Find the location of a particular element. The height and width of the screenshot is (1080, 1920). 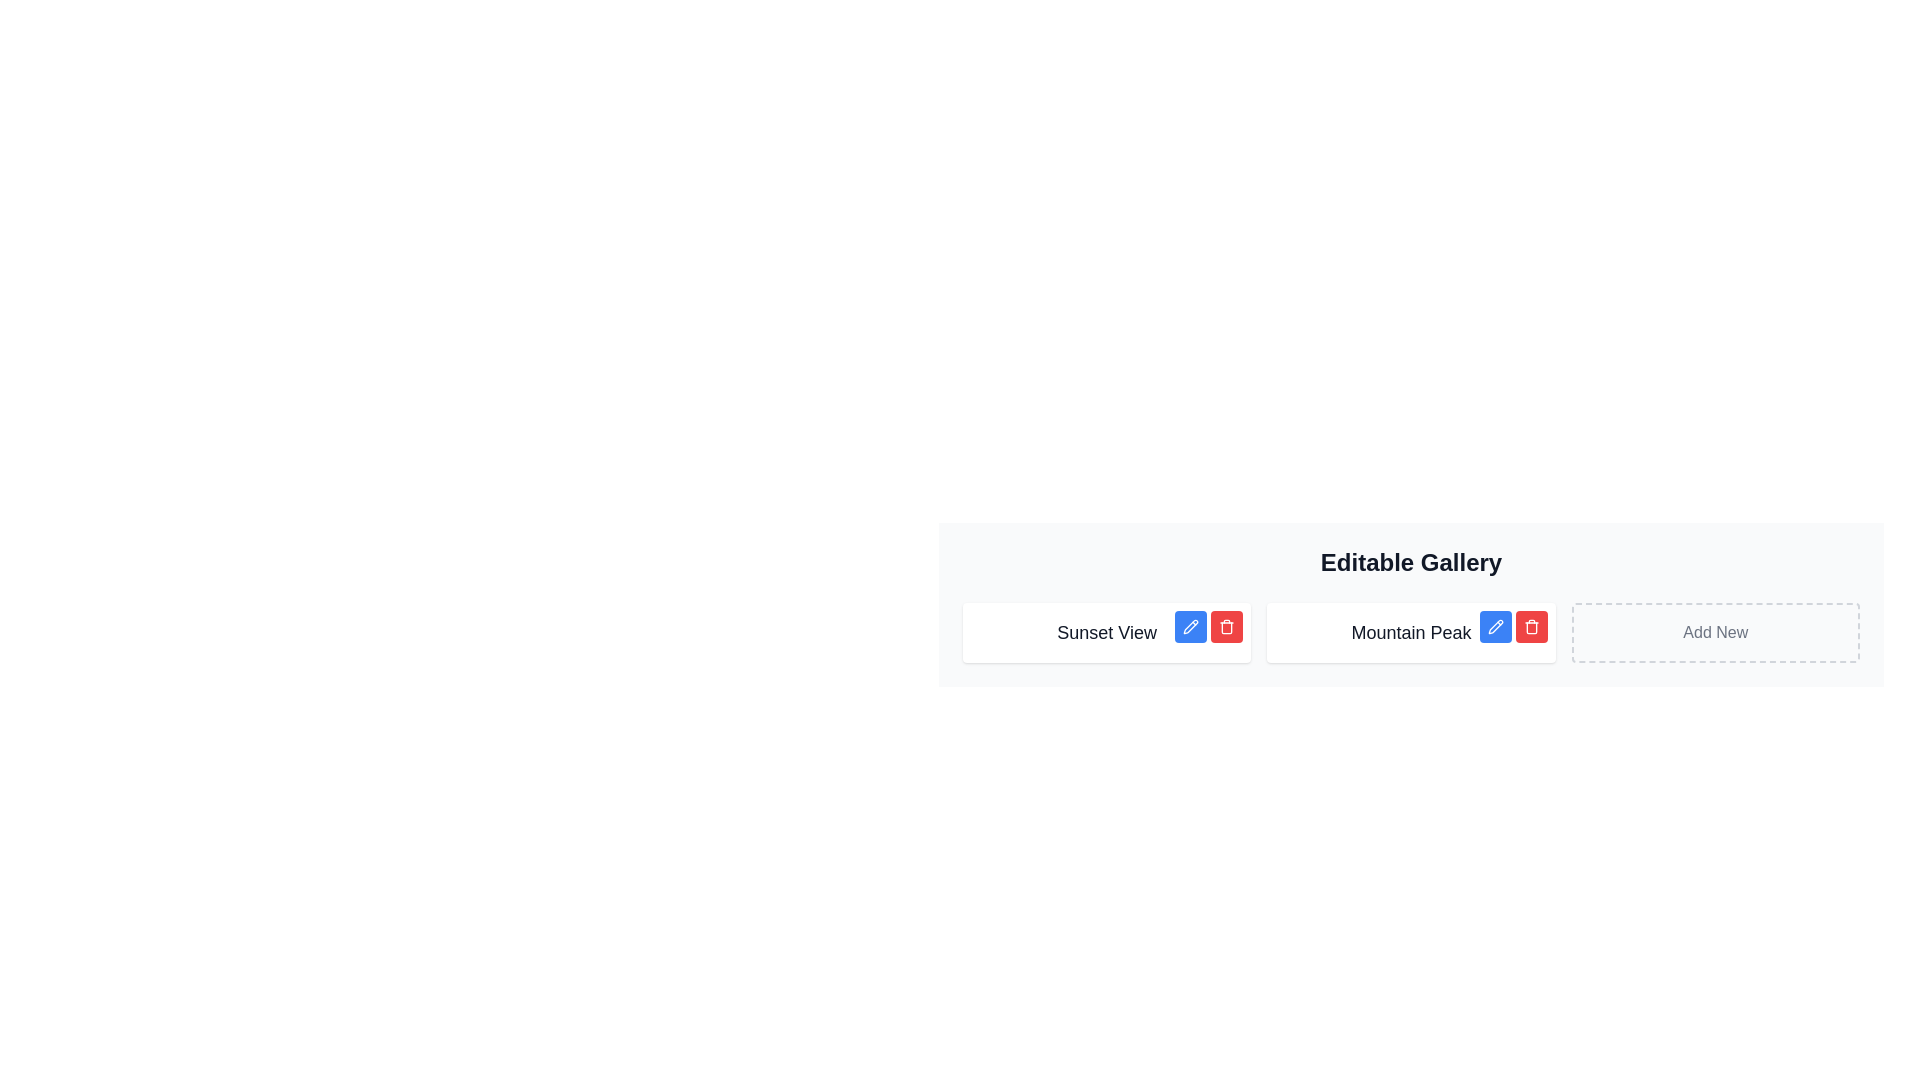

the red square button with a trash bin icon located in the second column of the control panel for the 'Mountain Peak' item is located at coordinates (1226, 626).